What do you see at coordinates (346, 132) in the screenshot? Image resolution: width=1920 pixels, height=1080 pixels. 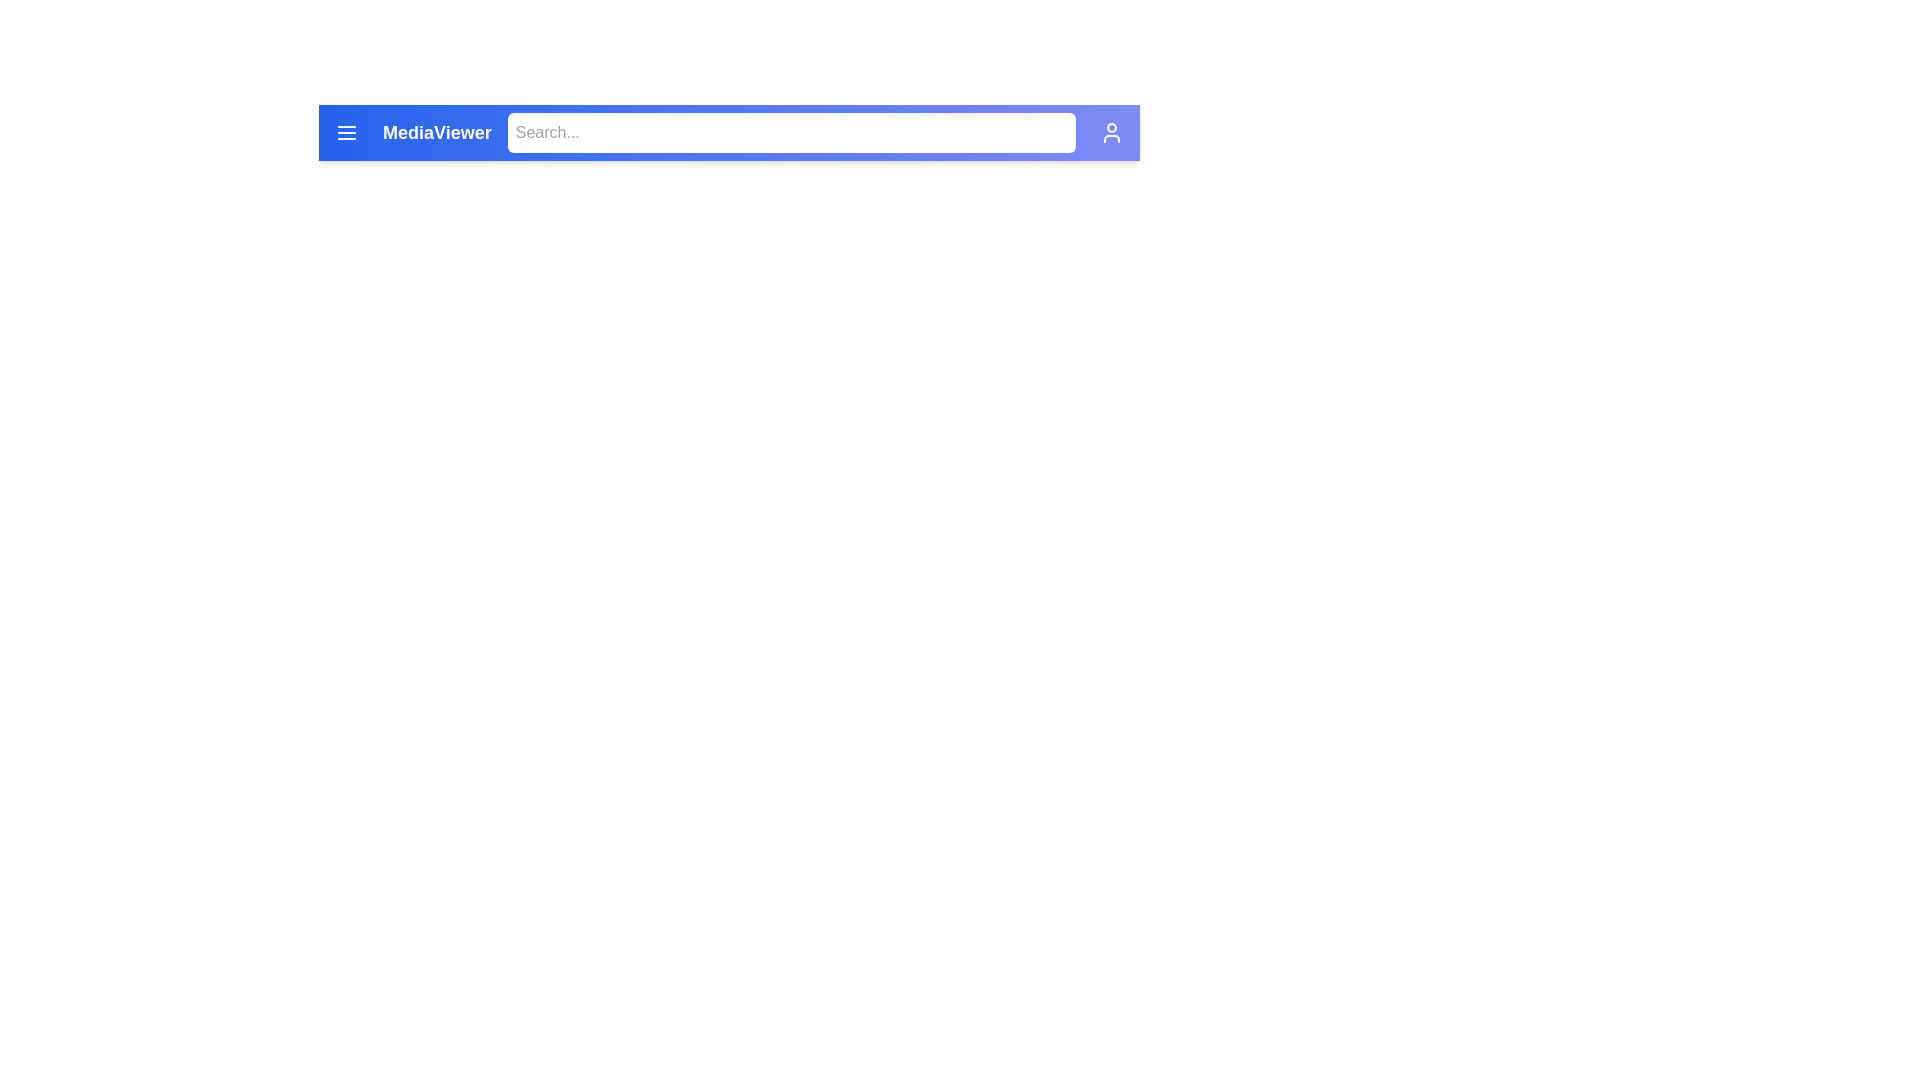 I see `the menu button represented by a white icon with three horizontal lines on a blue square background, located at the leftmost part of the navigation bar before 'MediaViewer'` at bounding box center [346, 132].